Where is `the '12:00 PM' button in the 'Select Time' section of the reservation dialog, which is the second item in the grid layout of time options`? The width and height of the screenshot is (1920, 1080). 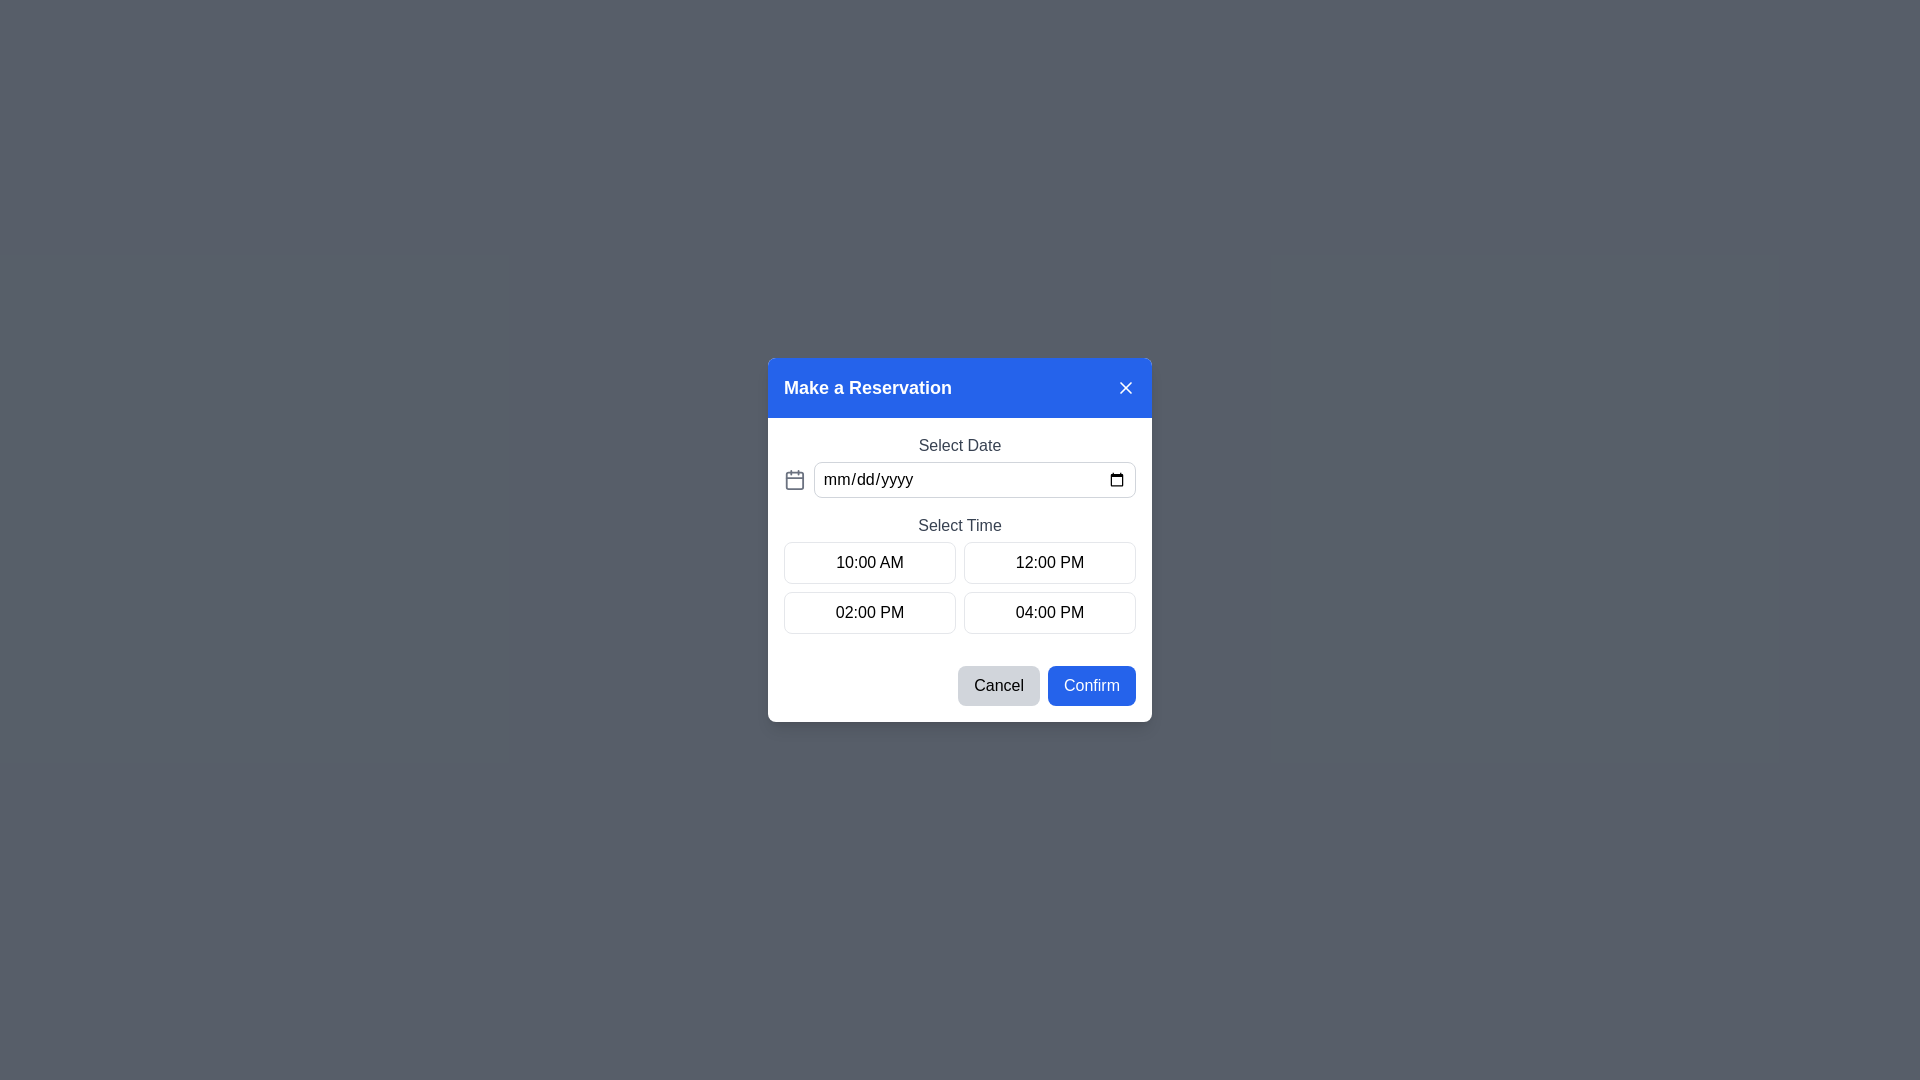
the '12:00 PM' button in the 'Select Time' section of the reservation dialog, which is the second item in the grid layout of time options is located at coordinates (1049, 563).